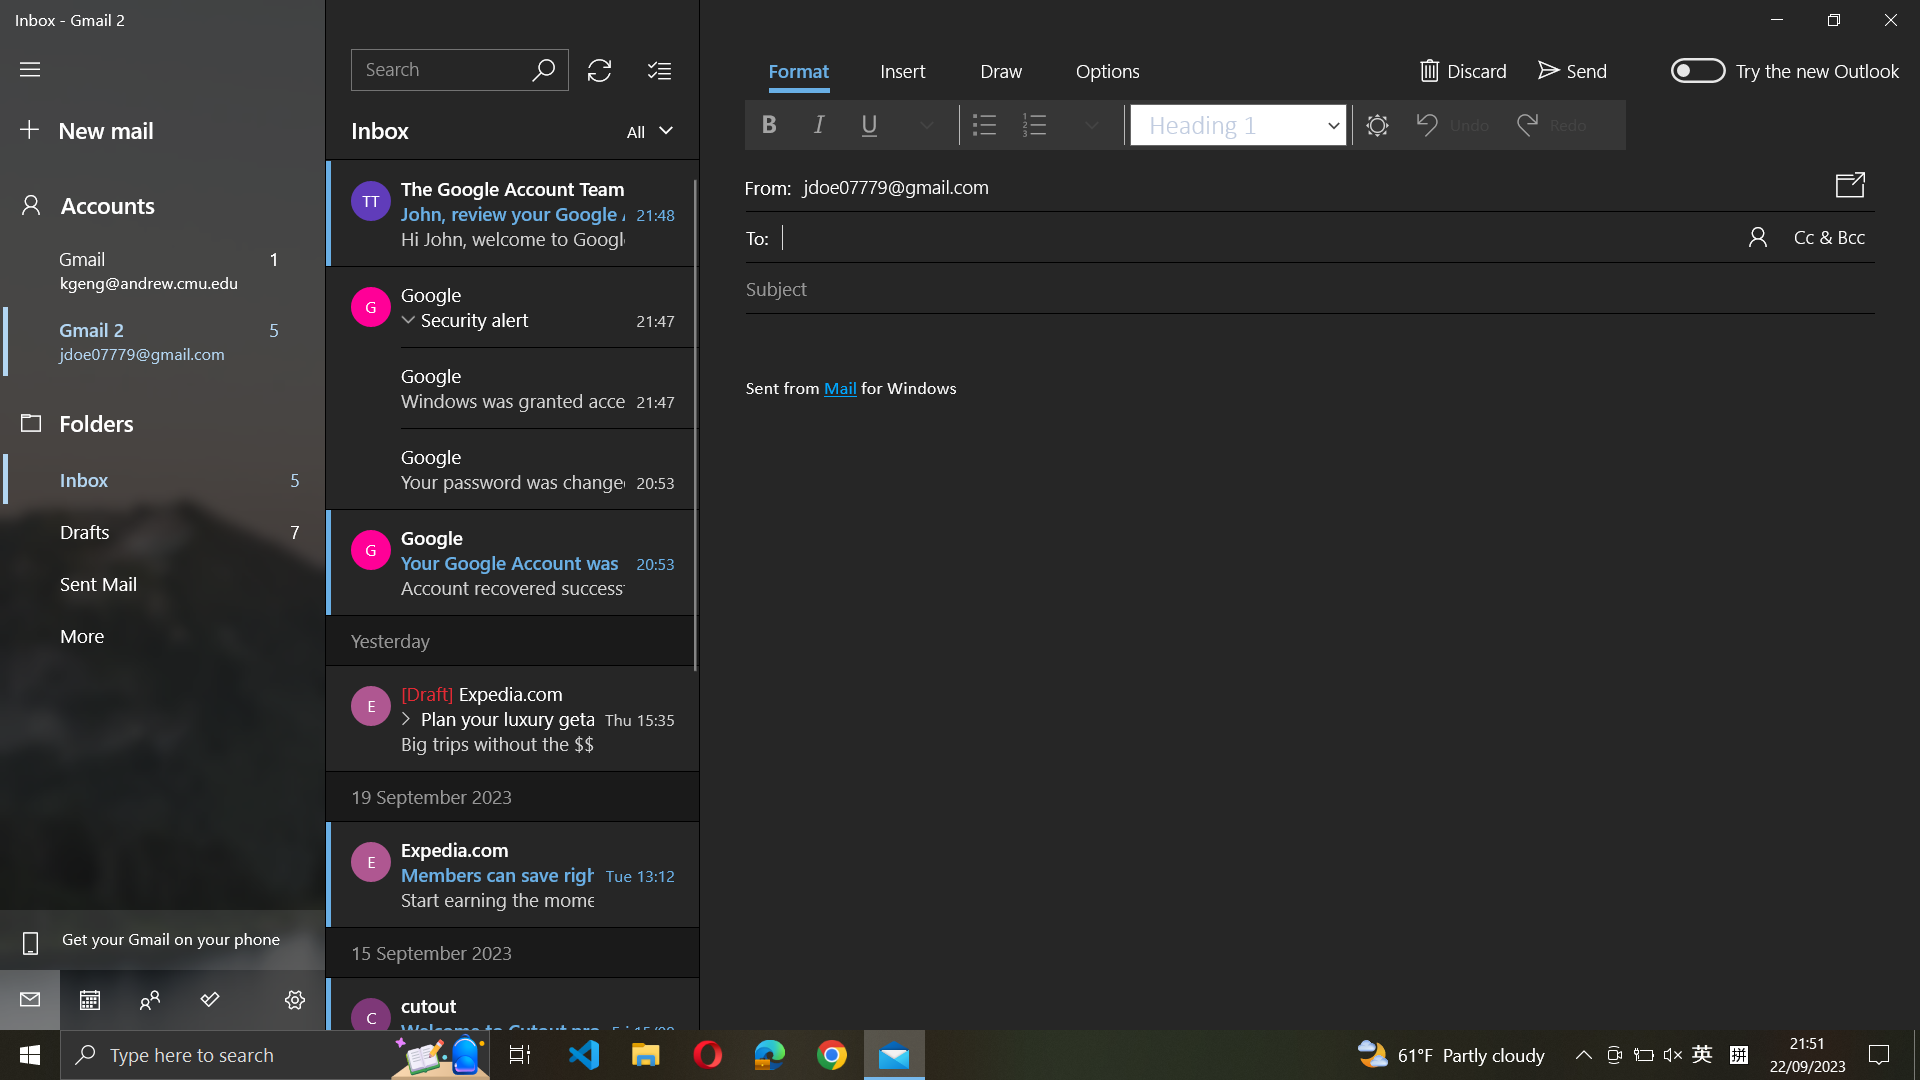 This screenshot has width=1920, height=1080. I want to click on Discard current email, so click(1462, 67).